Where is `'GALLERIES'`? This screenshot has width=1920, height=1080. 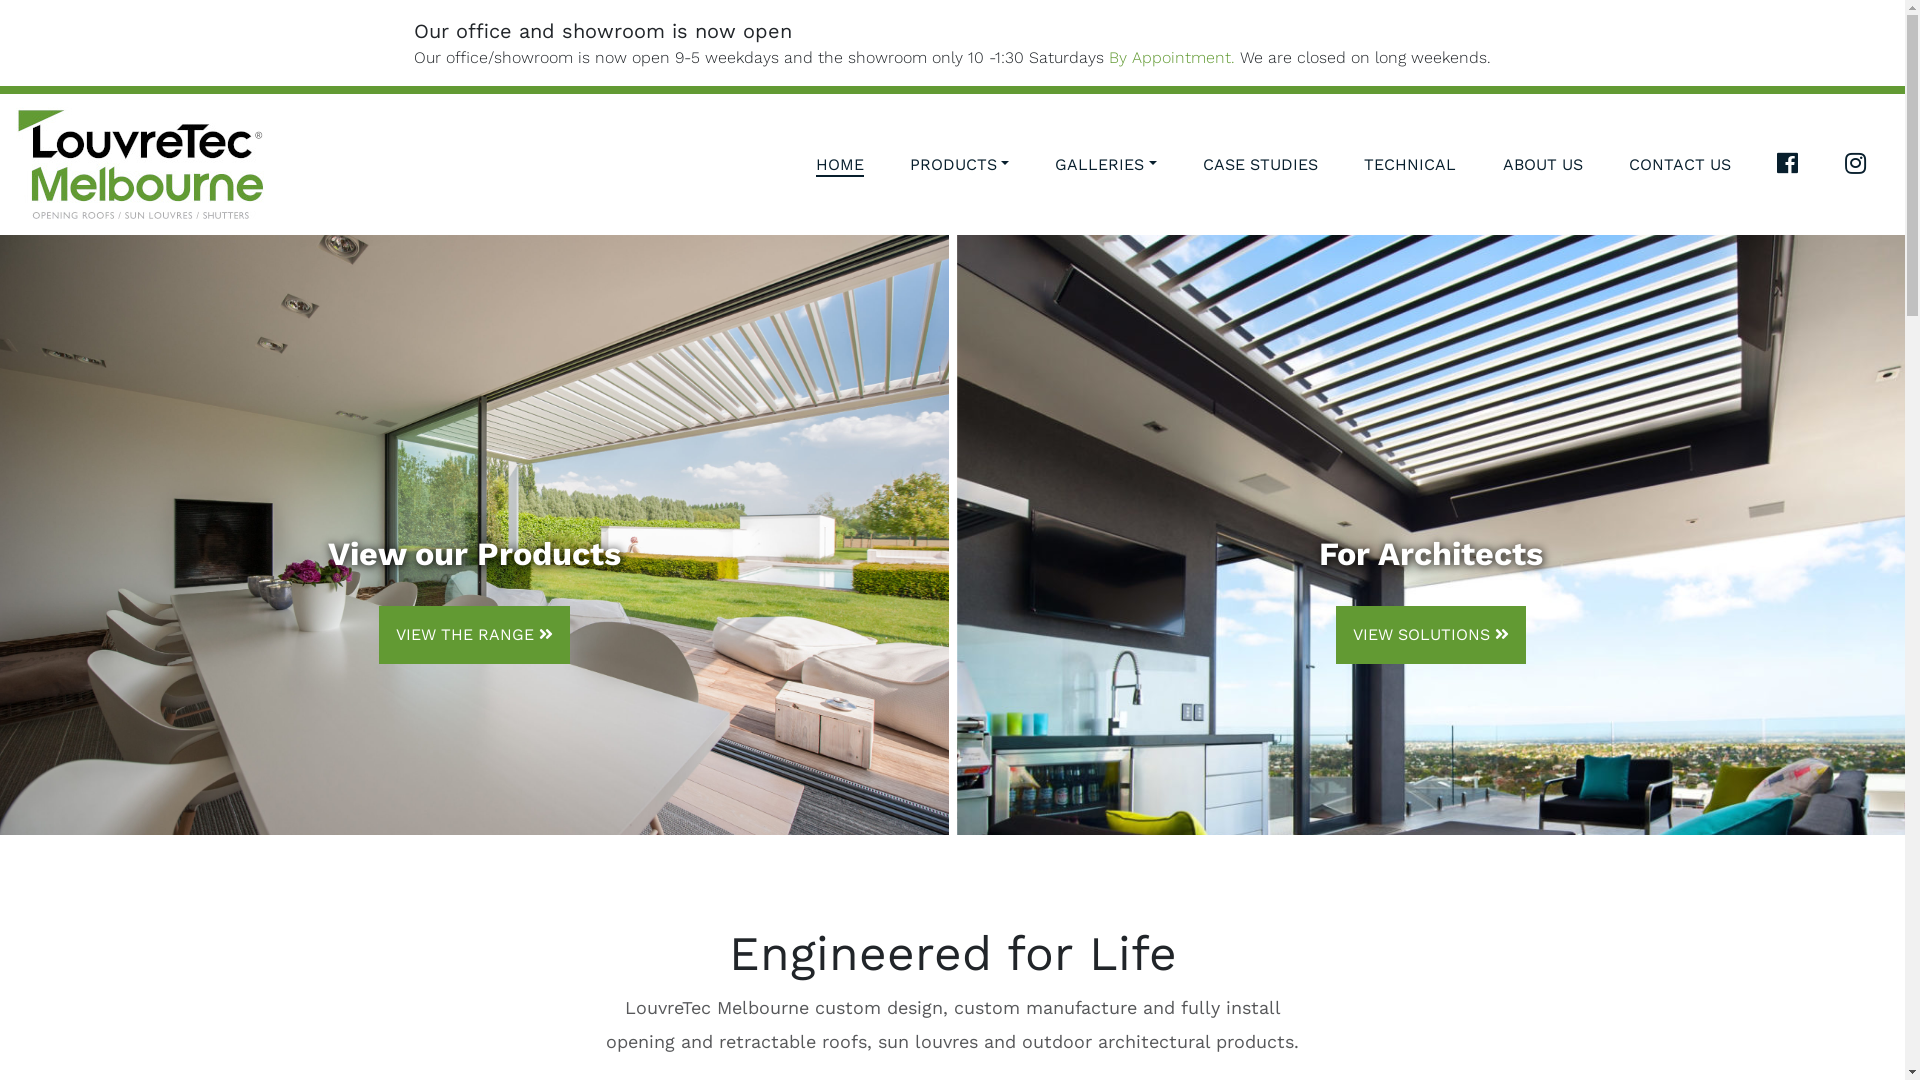 'GALLERIES' is located at coordinates (1045, 163).